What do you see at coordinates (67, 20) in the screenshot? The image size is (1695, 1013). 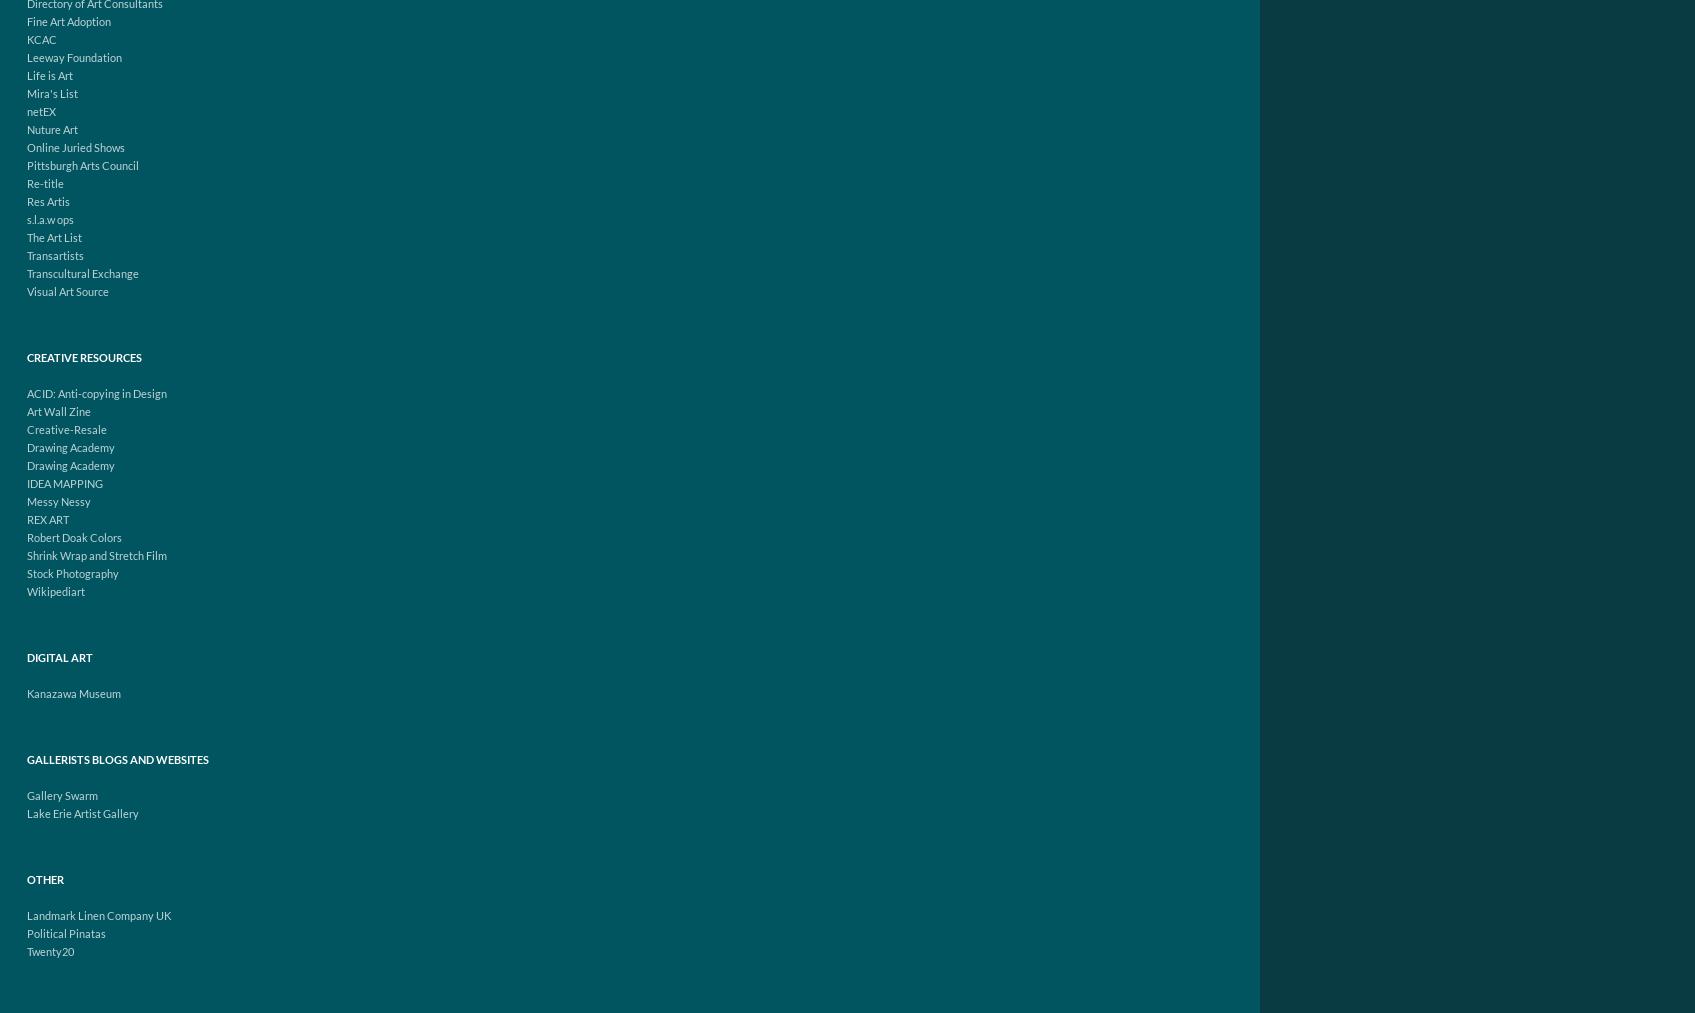 I see `'Fine Art Adoption'` at bounding box center [67, 20].